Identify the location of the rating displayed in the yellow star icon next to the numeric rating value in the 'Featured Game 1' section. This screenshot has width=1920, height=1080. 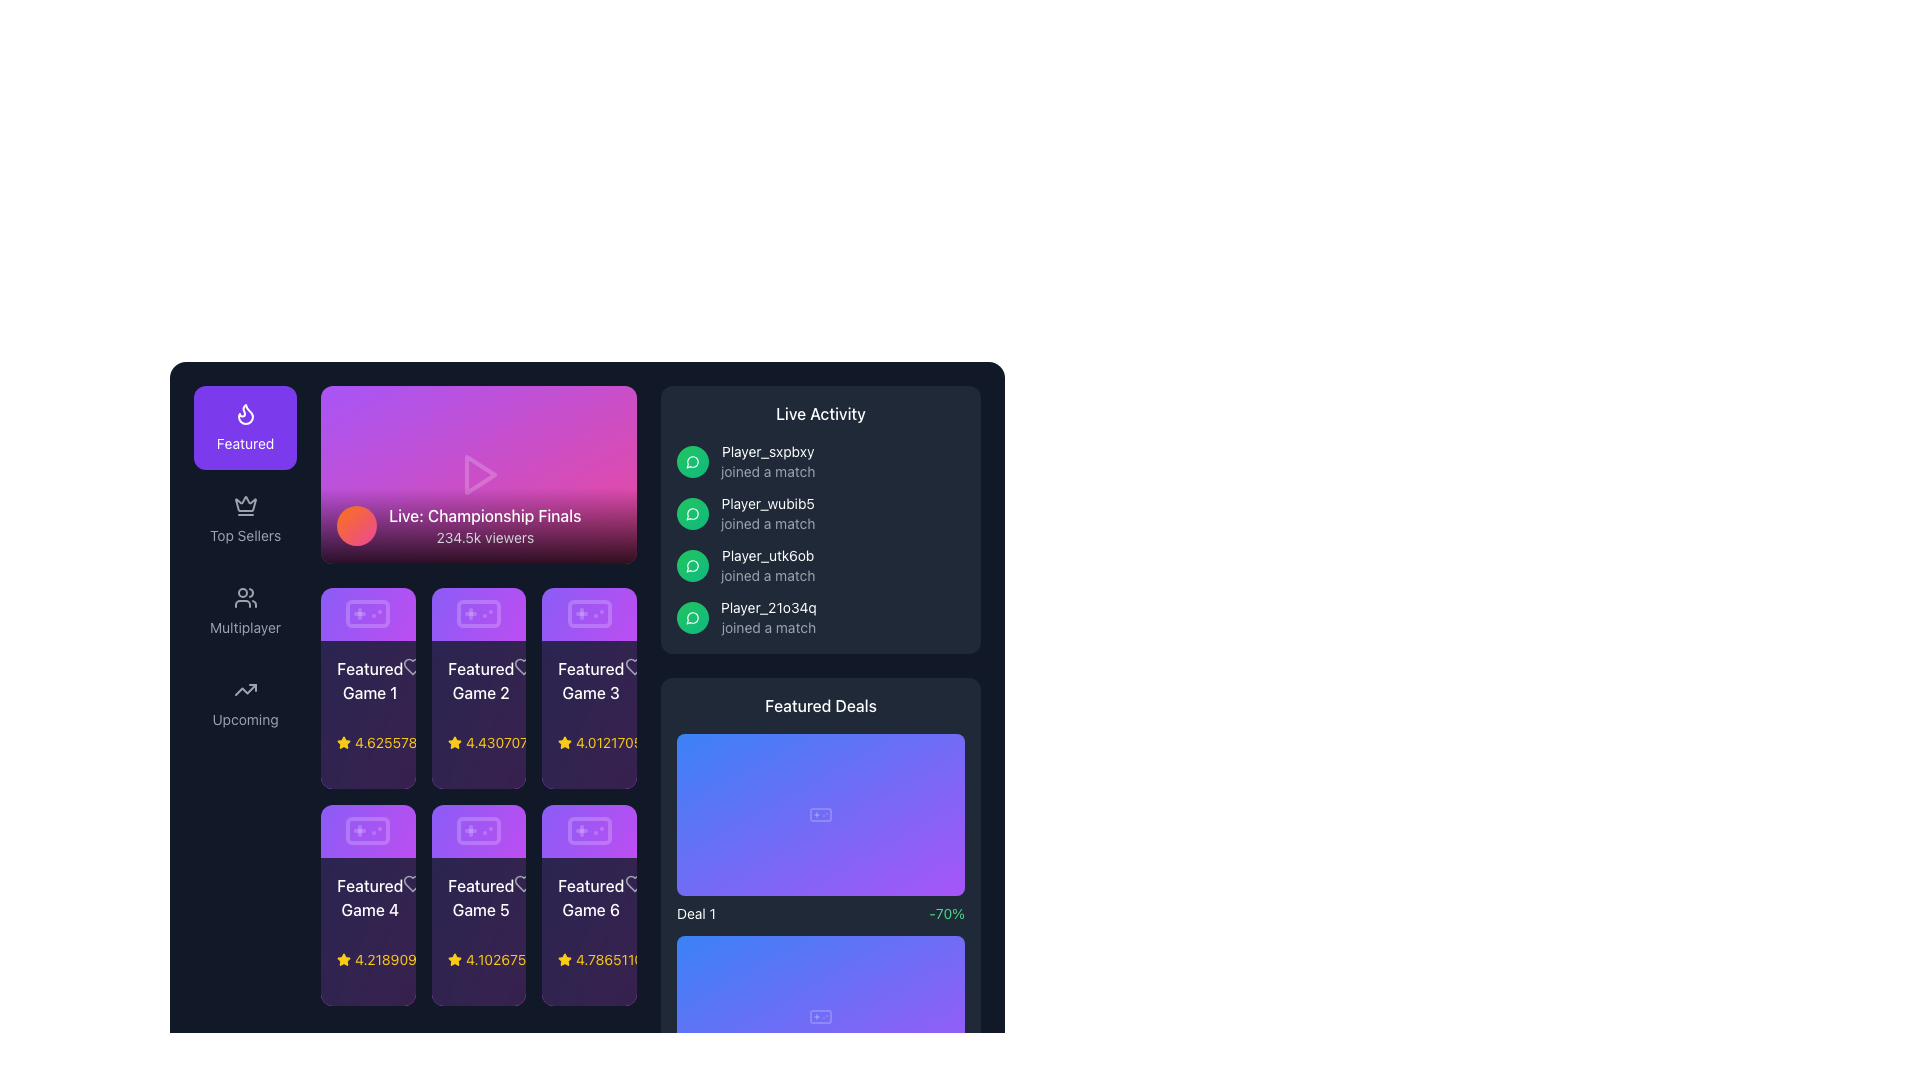
(368, 742).